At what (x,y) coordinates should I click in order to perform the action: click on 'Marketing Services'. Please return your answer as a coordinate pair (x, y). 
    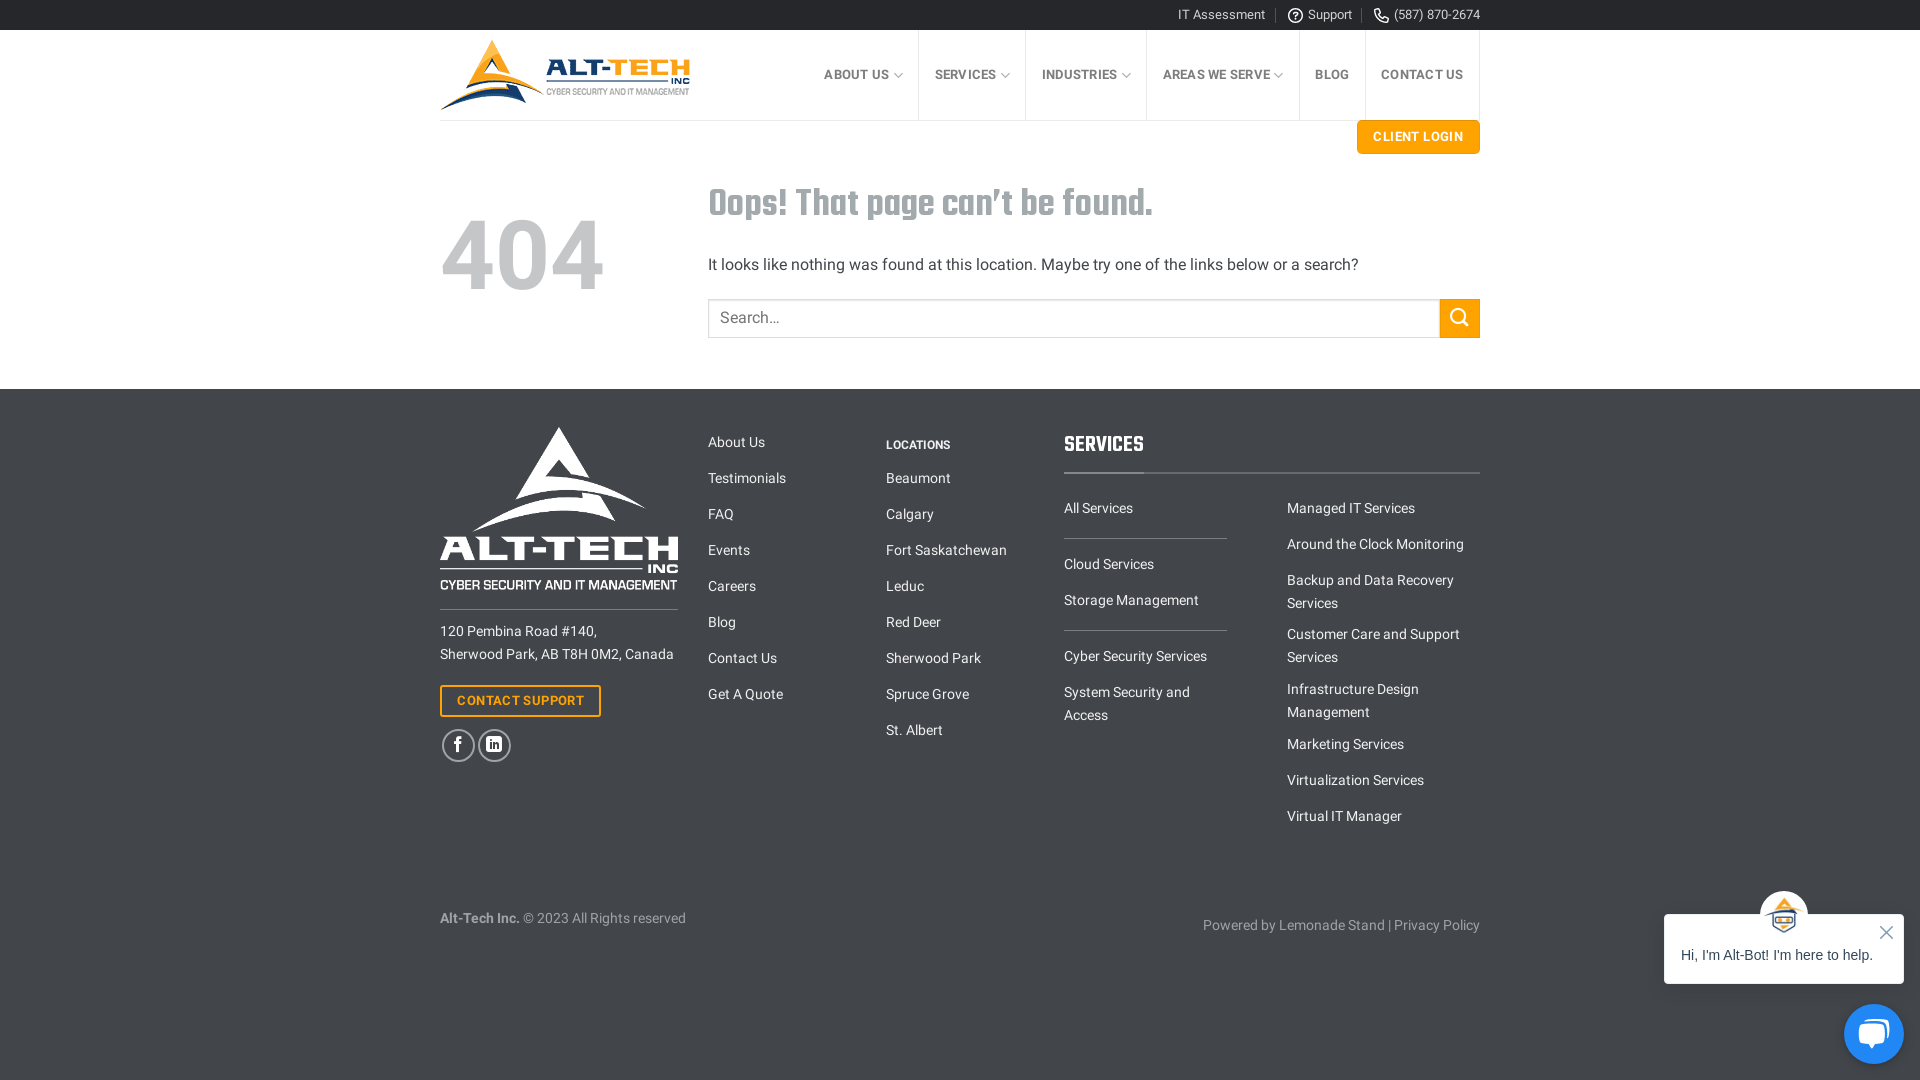
    Looking at the image, I should click on (1382, 747).